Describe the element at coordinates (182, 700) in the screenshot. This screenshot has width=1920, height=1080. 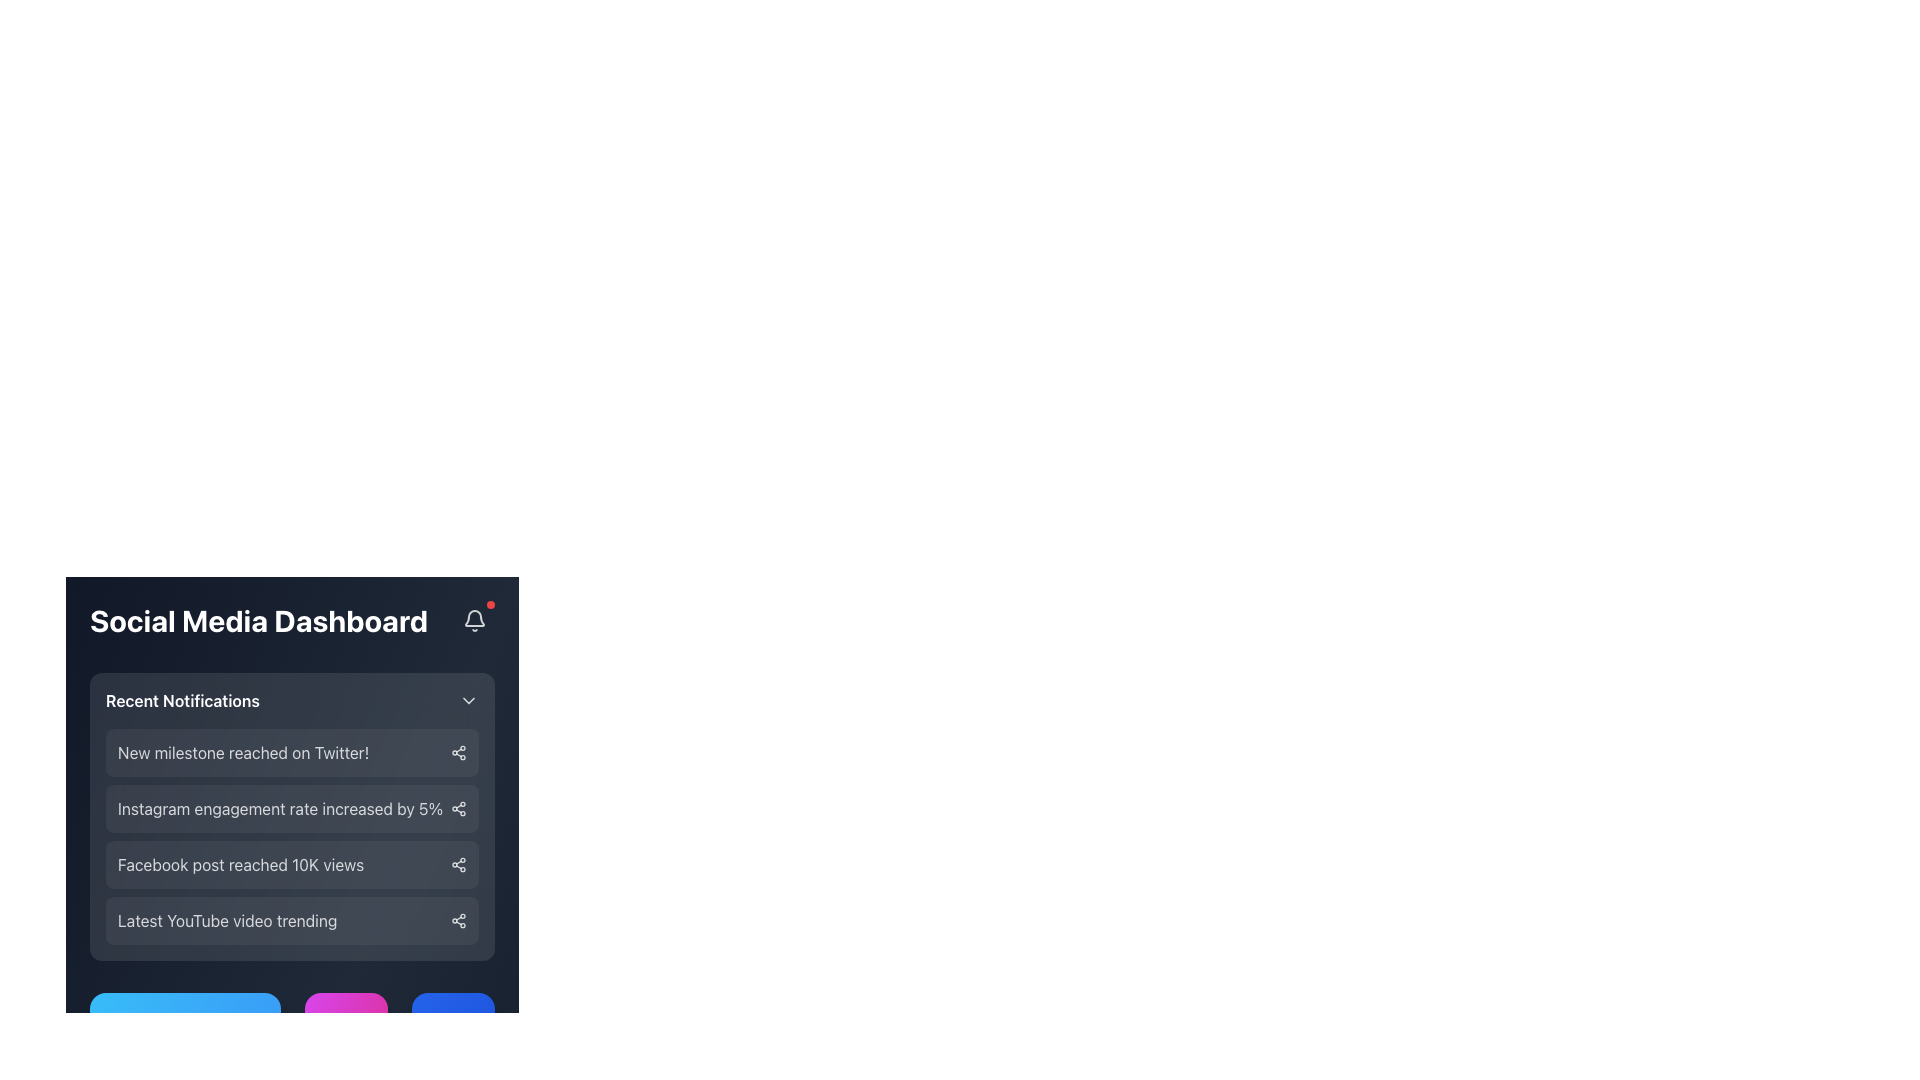
I see `the static text element that serves as the header for the notifications section, located at the upper section of the notifications area on the dashboard` at that location.